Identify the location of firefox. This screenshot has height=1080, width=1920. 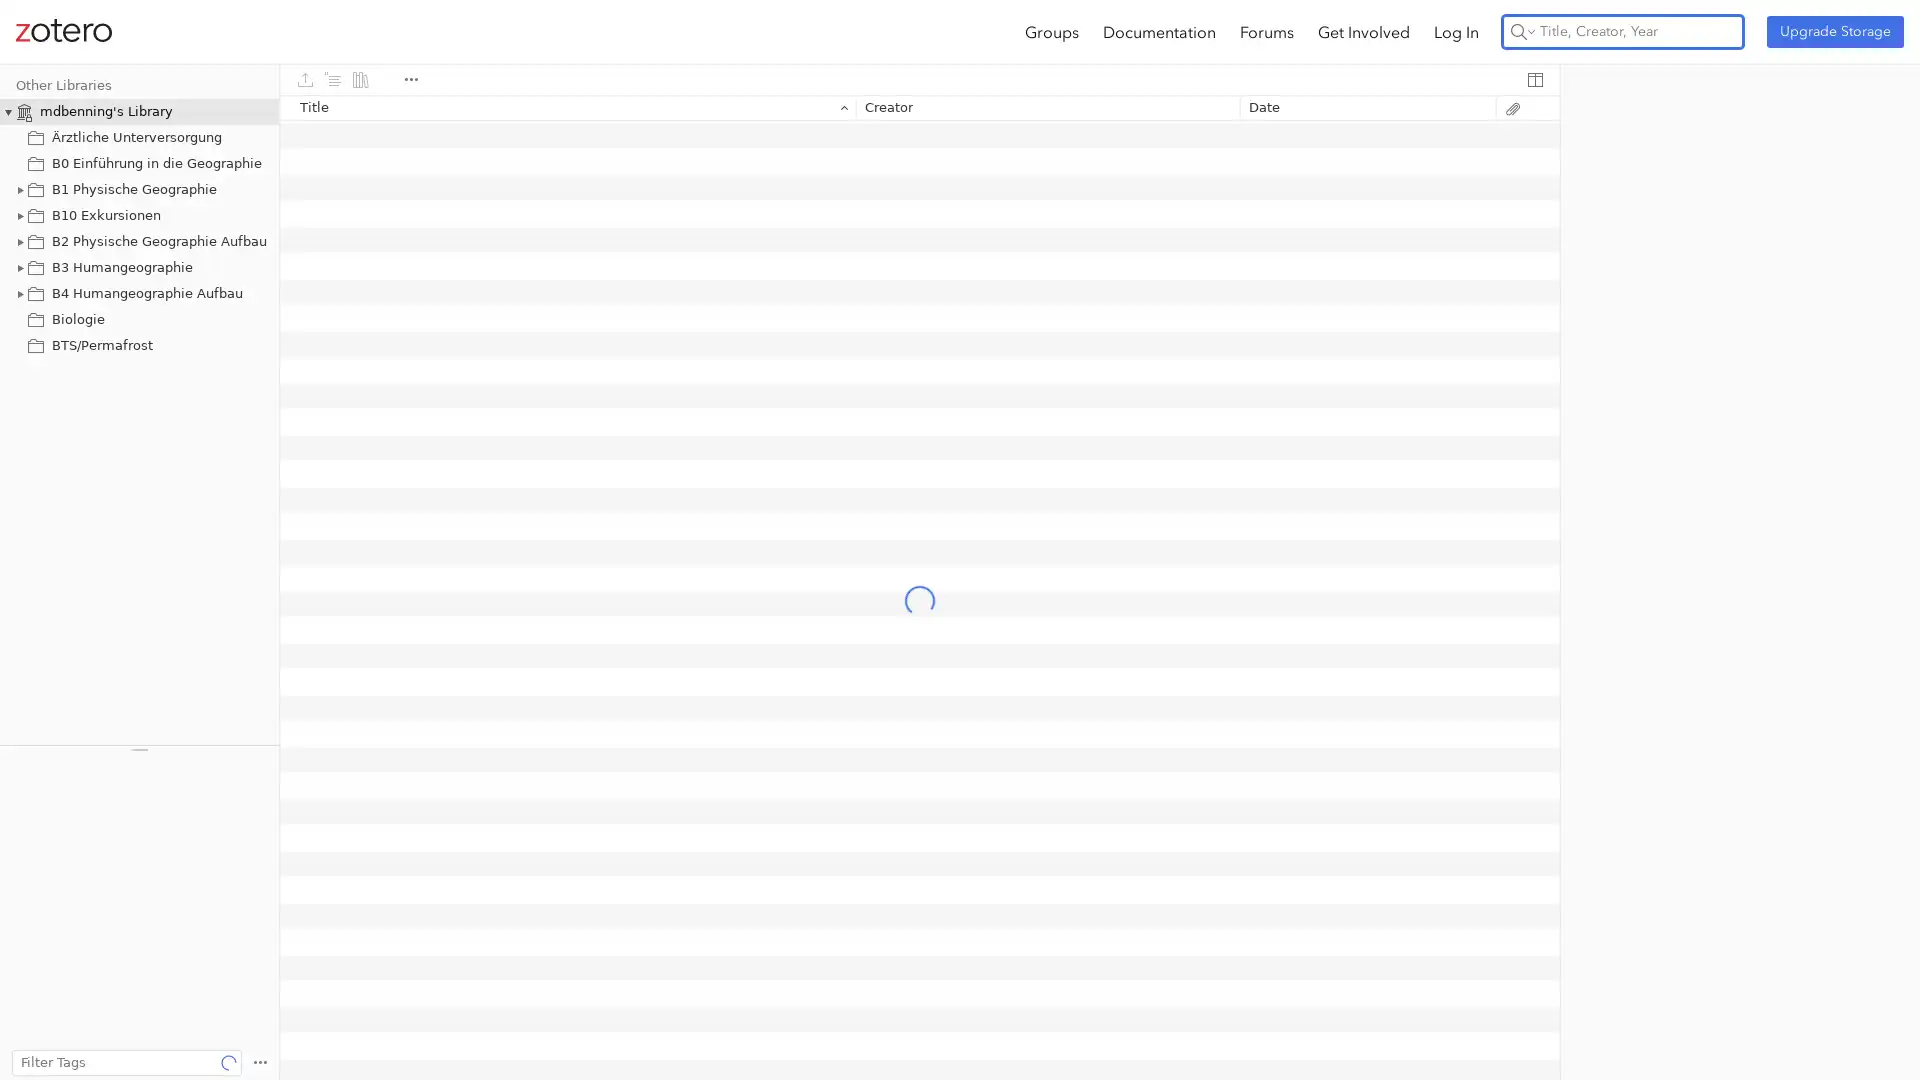
(220, 951).